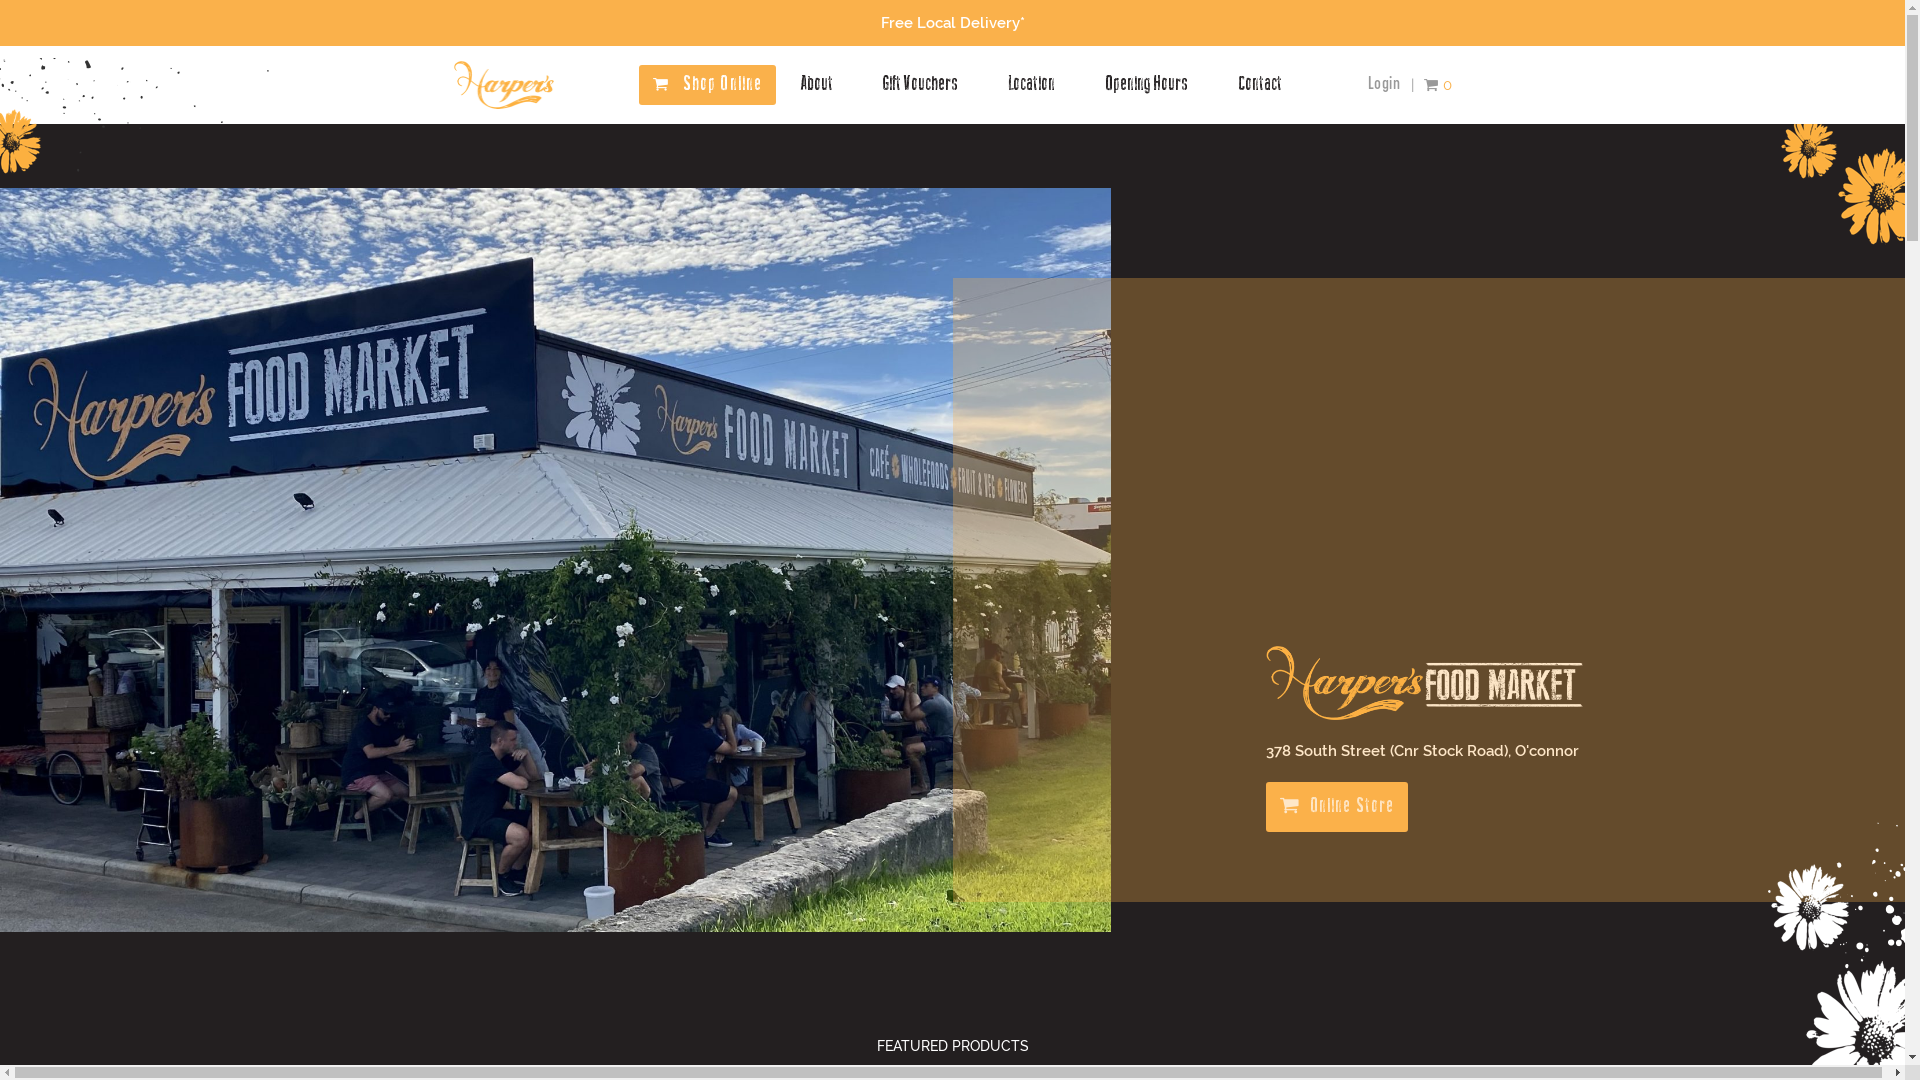 The image size is (1920, 1080). What do you see at coordinates (1383, 83) in the screenshot?
I see `'Login'` at bounding box center [1383, 83].